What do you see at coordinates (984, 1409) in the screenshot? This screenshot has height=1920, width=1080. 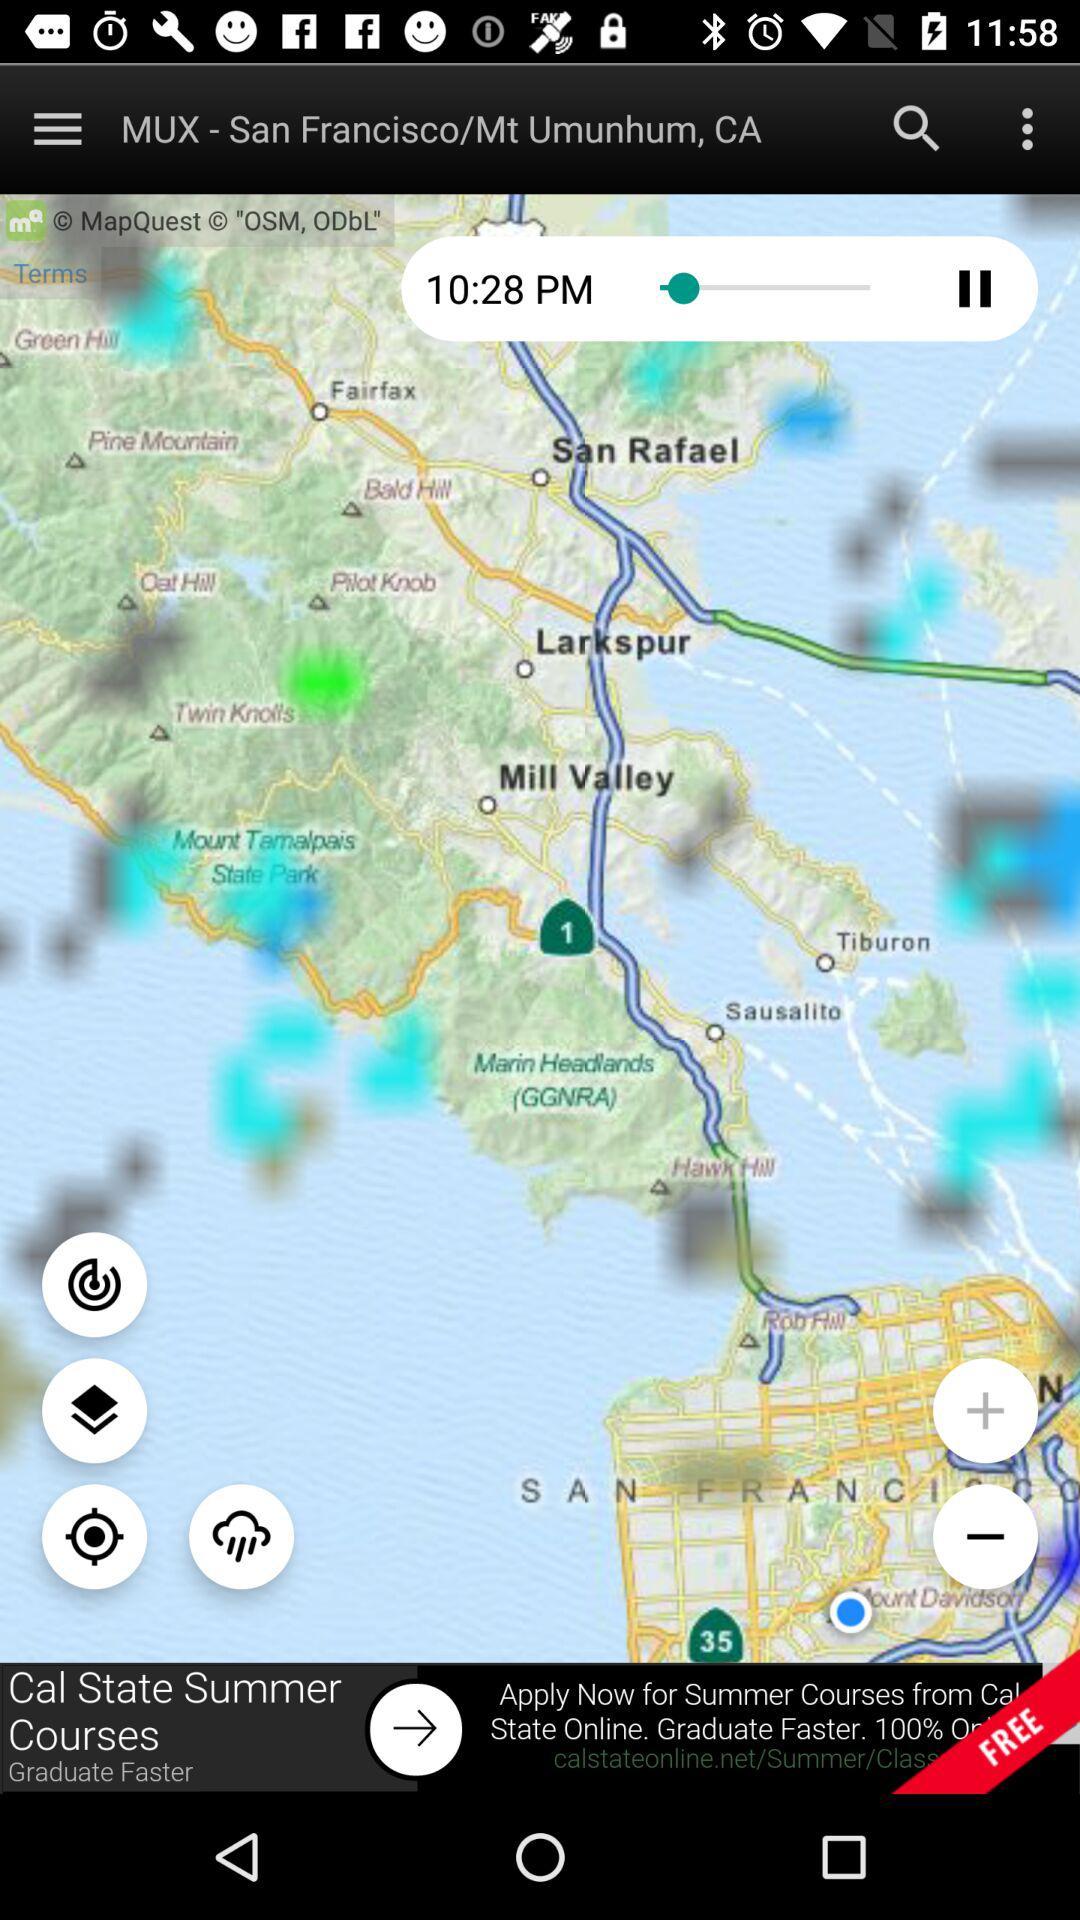 I see `the add icon` at bounding box center [984, 1409].